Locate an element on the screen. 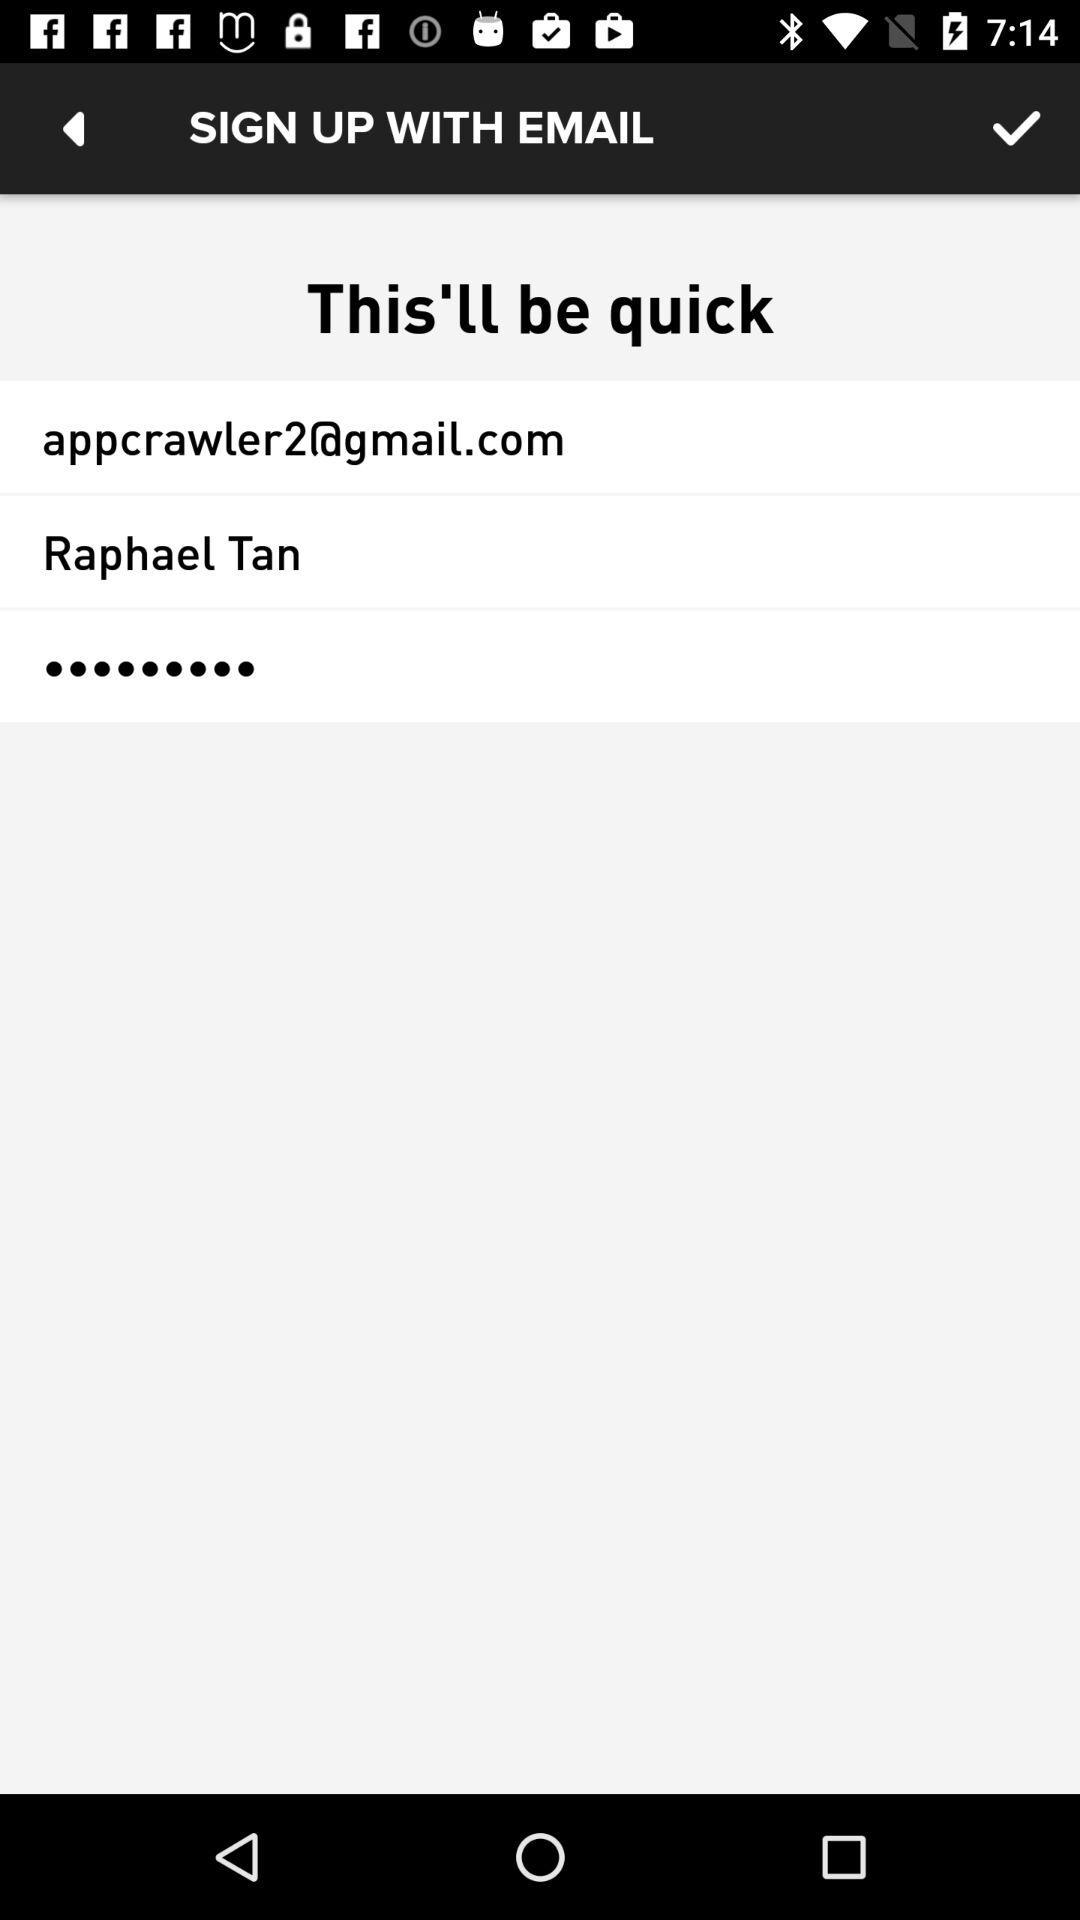 Image resolution: width=1080 pixels, height=1920 pixels. icon next to the sign up with item is located at coordinates (1017, 127).